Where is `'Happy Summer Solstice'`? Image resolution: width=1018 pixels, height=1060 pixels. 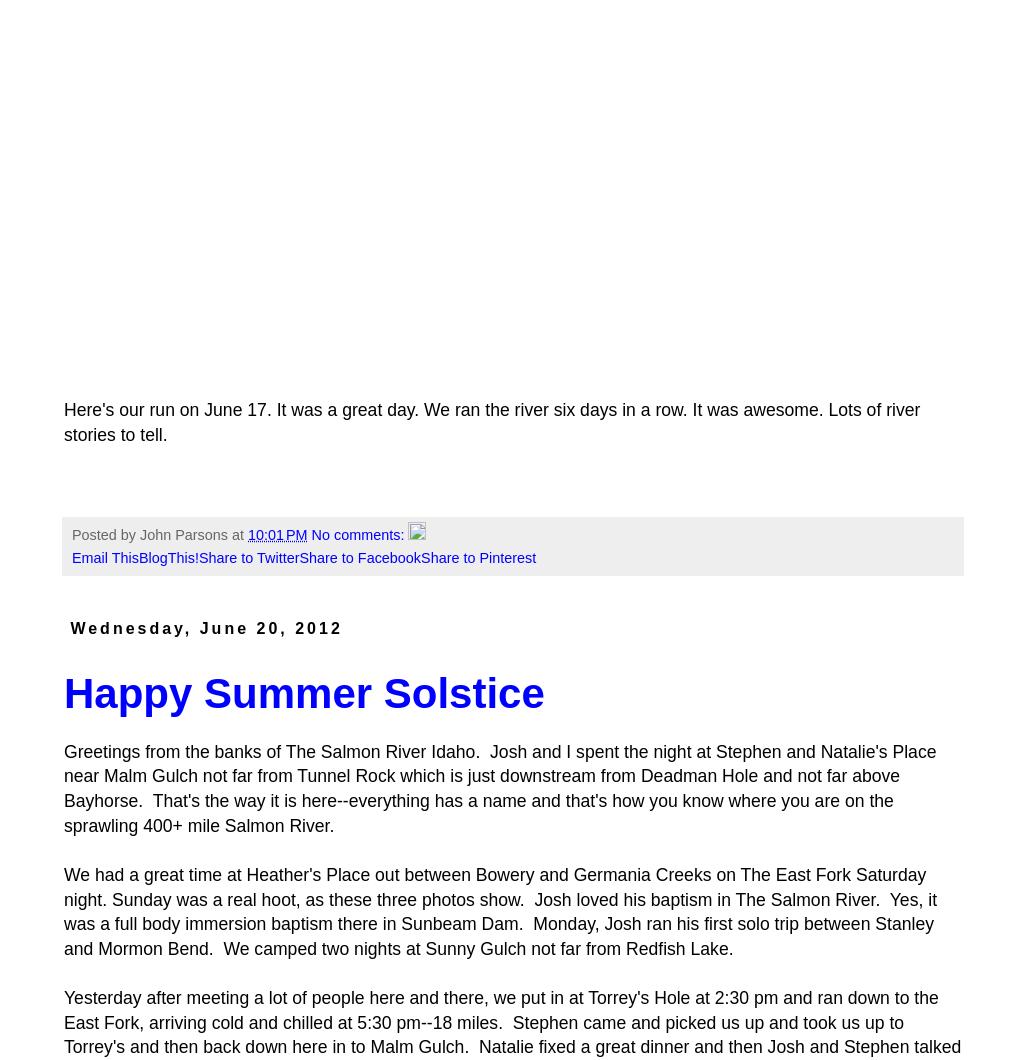
'Happy Summer Solstice' is located at coordinates (303, 692).